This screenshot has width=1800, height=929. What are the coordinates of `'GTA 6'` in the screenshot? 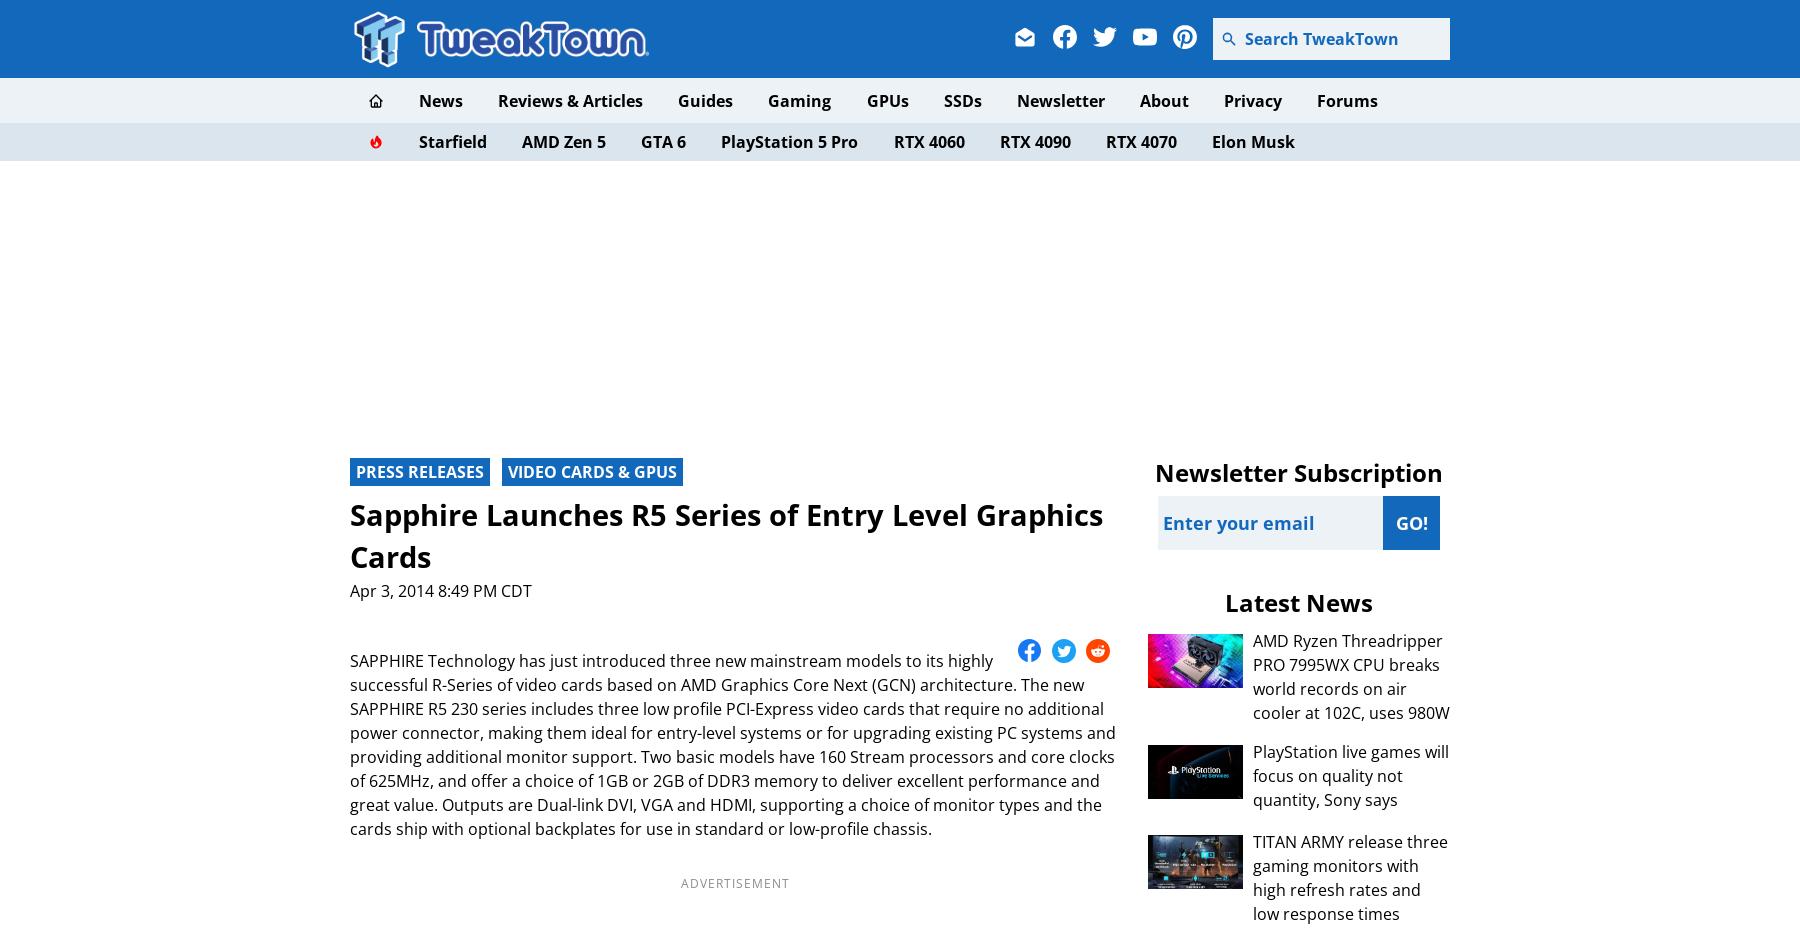 It's located at (640, 141).